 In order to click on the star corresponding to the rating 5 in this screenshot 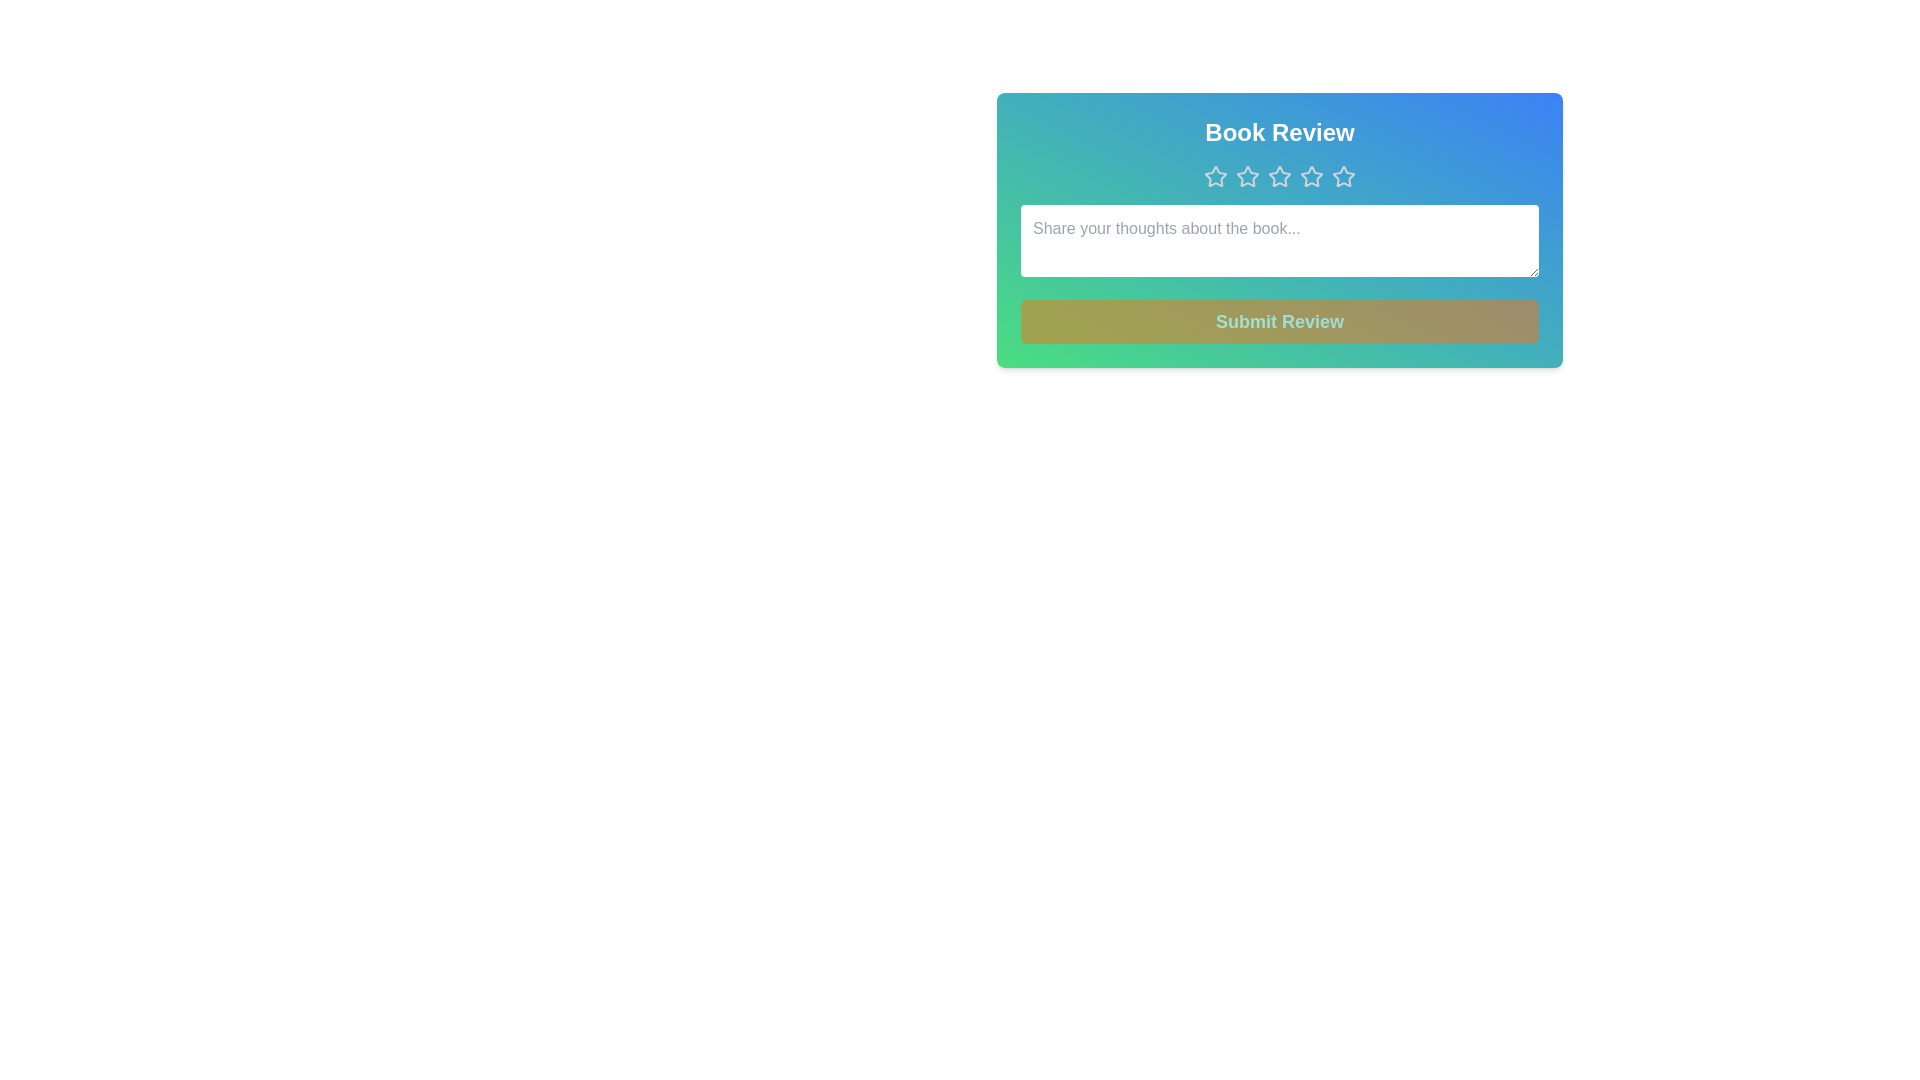, I will do `click(1344, 176)`.